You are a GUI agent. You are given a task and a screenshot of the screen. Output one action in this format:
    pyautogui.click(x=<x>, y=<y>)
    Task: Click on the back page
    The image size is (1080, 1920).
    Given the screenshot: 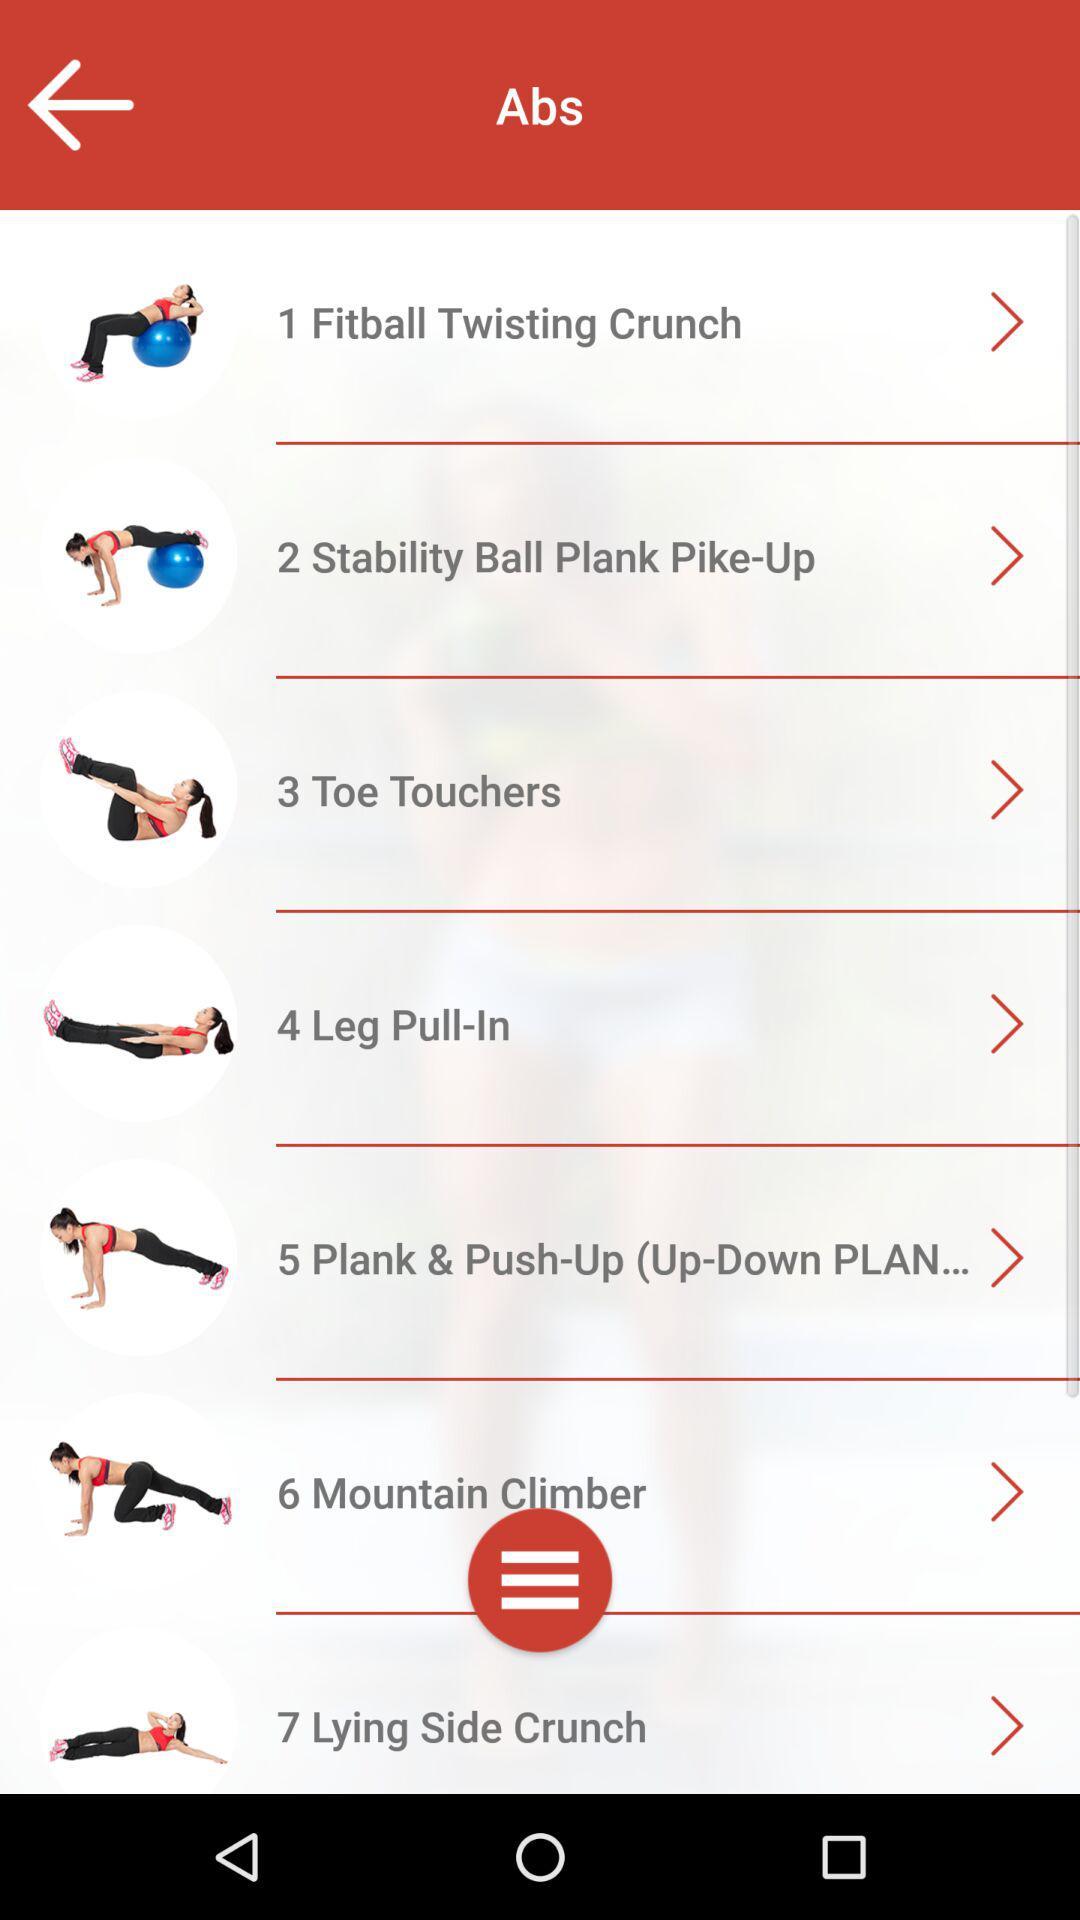 What is the action you would take?
    pyautogui.click(x=78, y=104)
    